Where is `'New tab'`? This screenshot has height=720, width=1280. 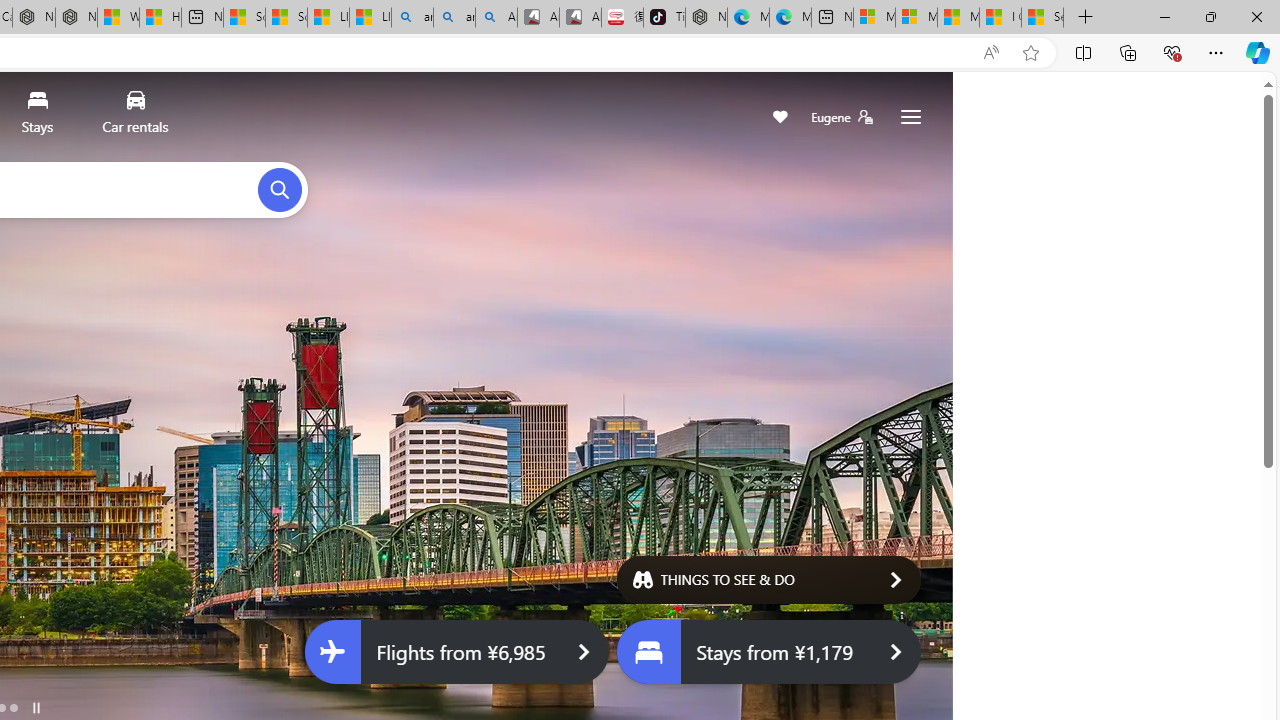 'New tab' is located at coordinates (832, 17).